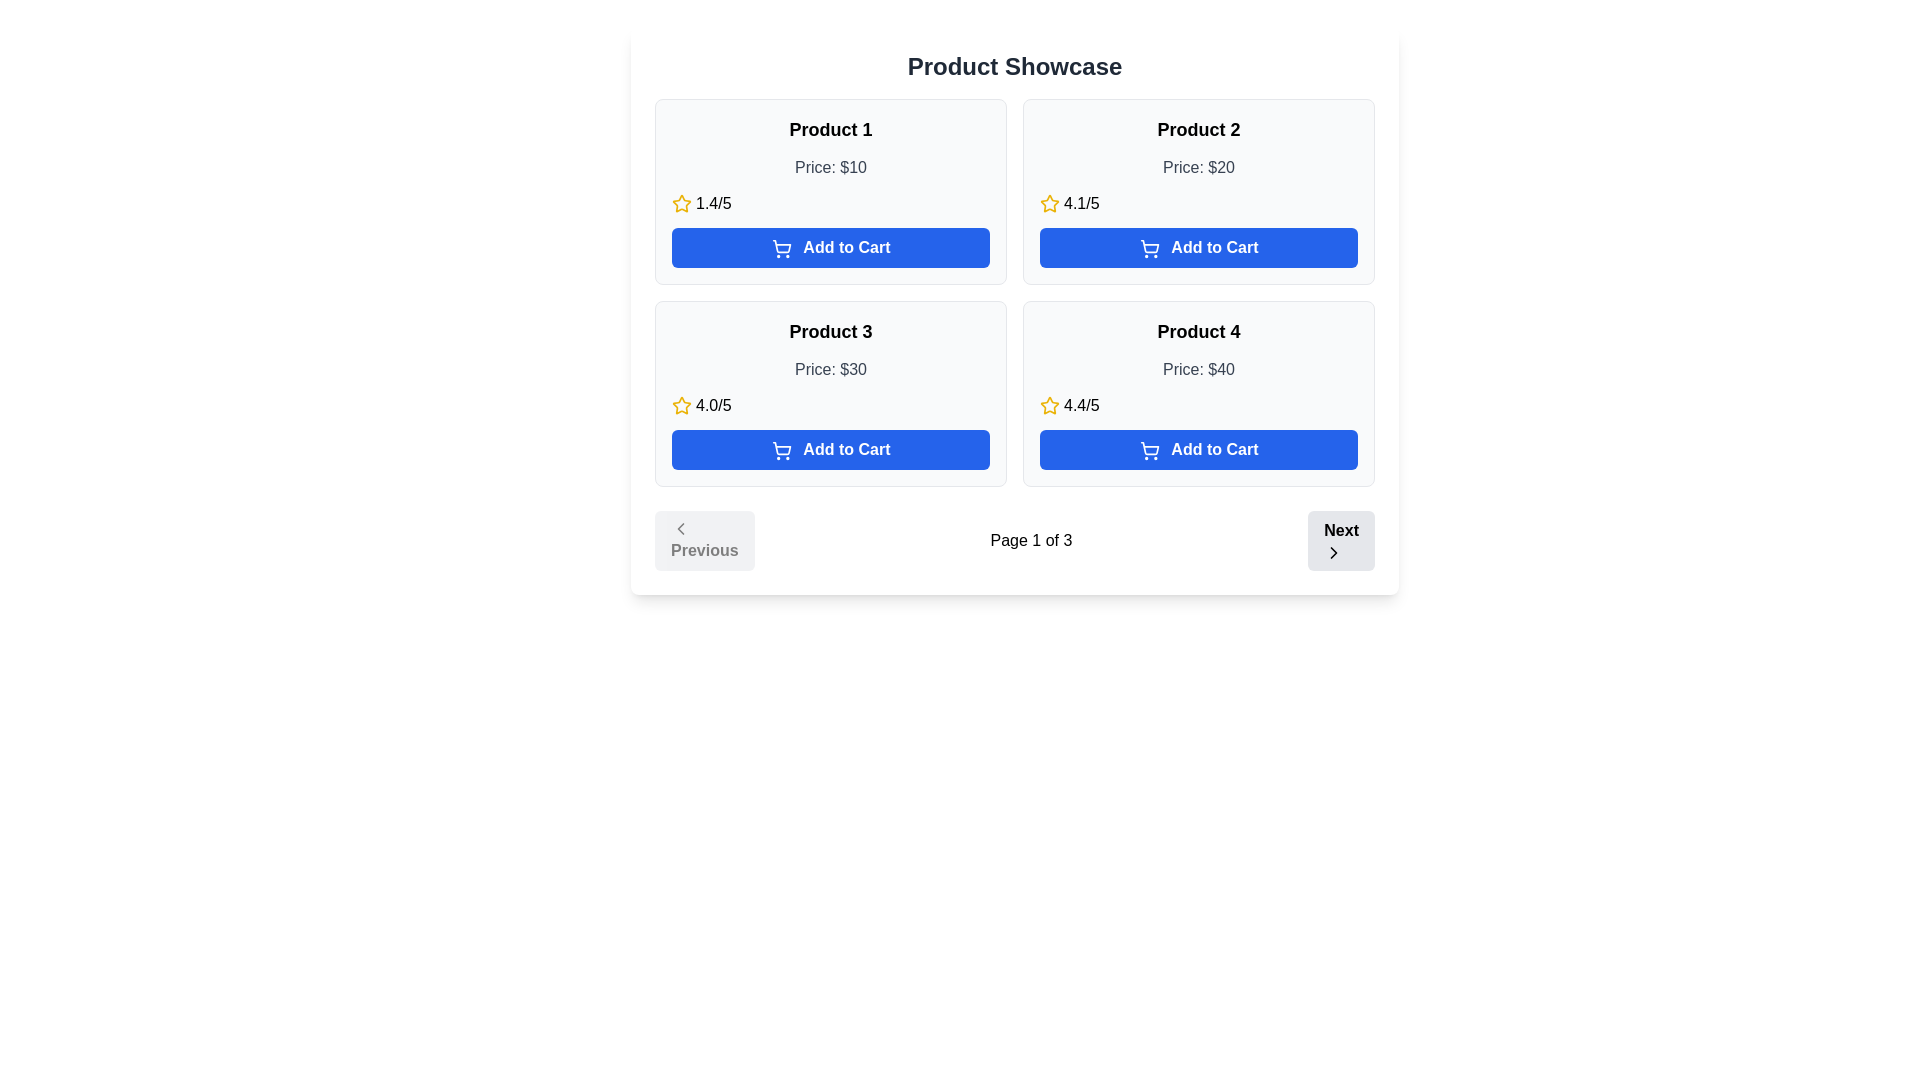  Describe the element at coordinates (1031, 540) in the screenshot. I see `the central text display in the pagination section that shows the current page number and total pages` at that location.